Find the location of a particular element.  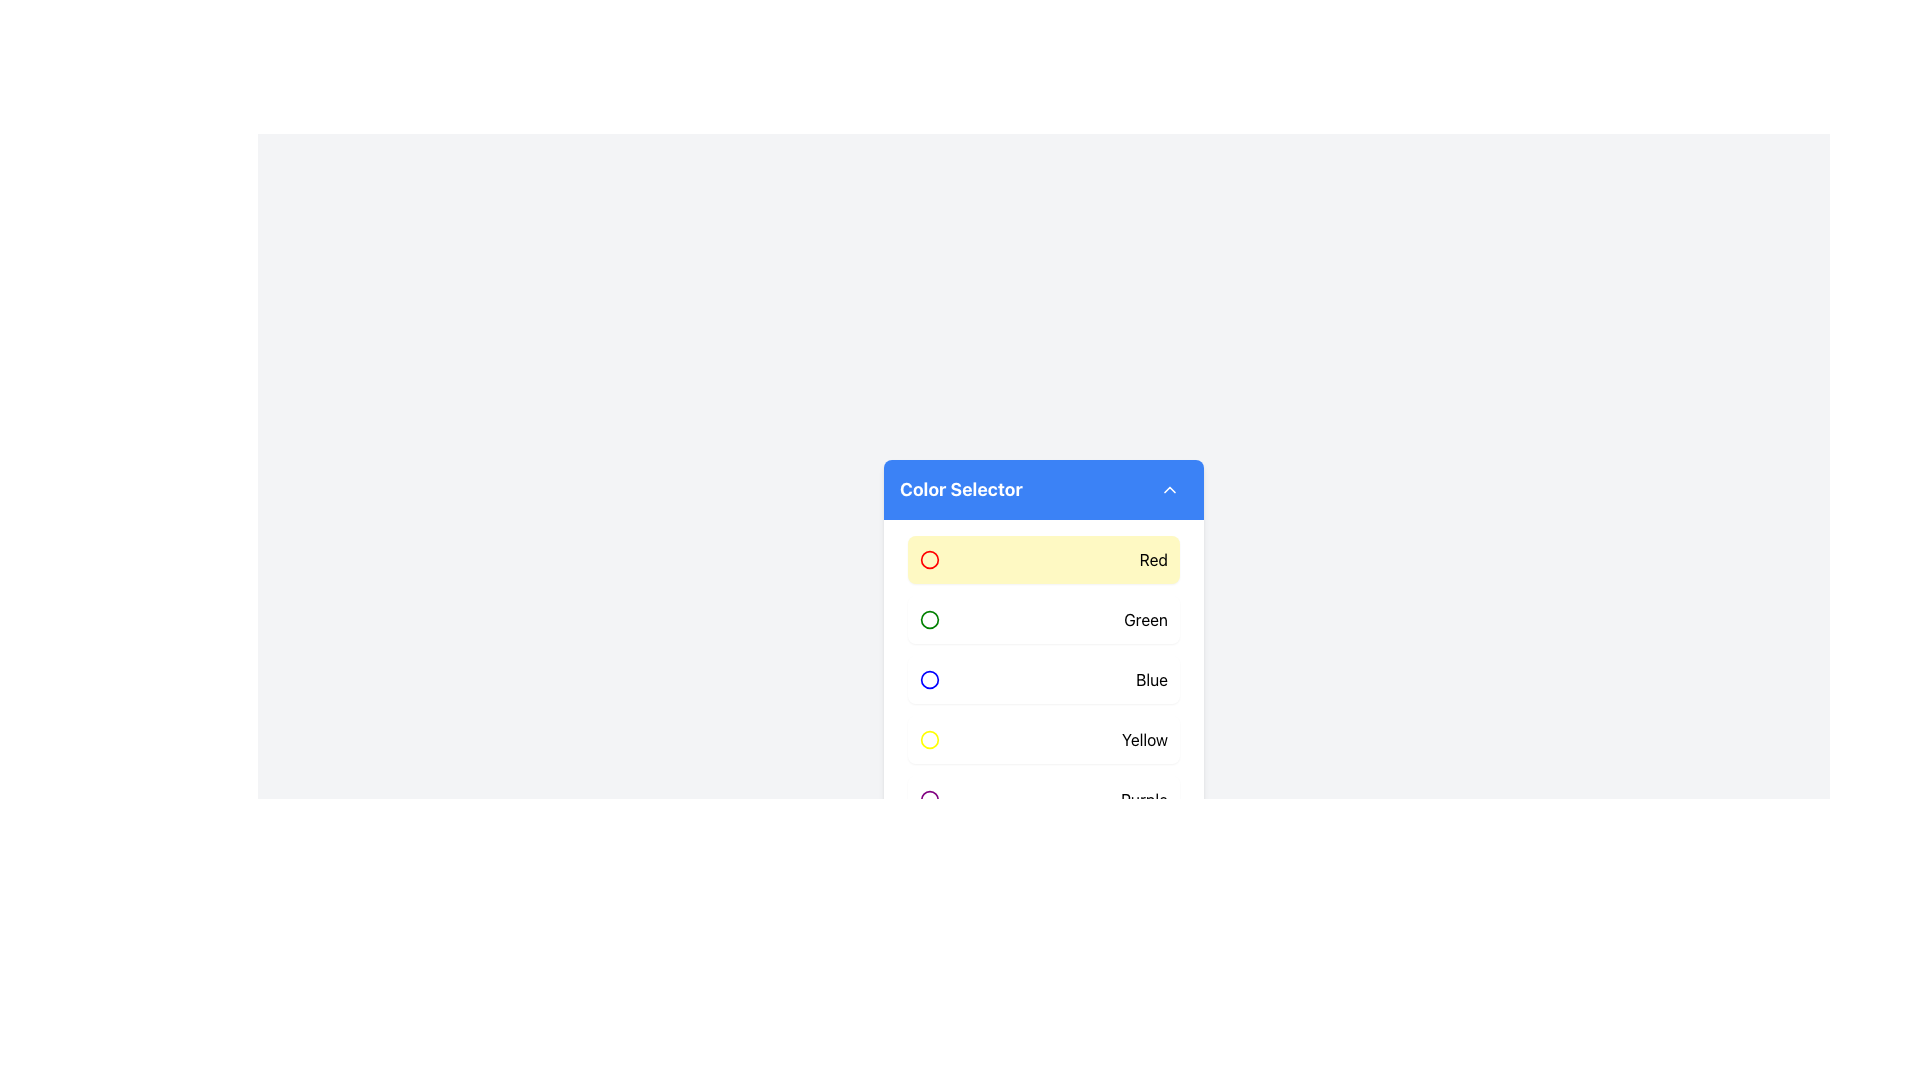

the selectable option labeled 'Blue' in the 'Color Selector' list is located at coordinates (1042, 703).